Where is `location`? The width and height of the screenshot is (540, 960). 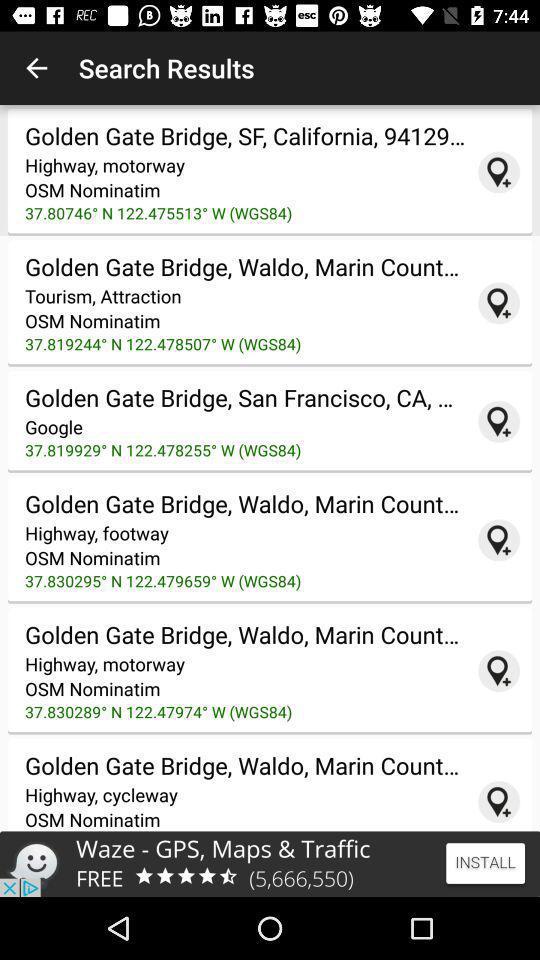
location is located at coordinates (498, 421).